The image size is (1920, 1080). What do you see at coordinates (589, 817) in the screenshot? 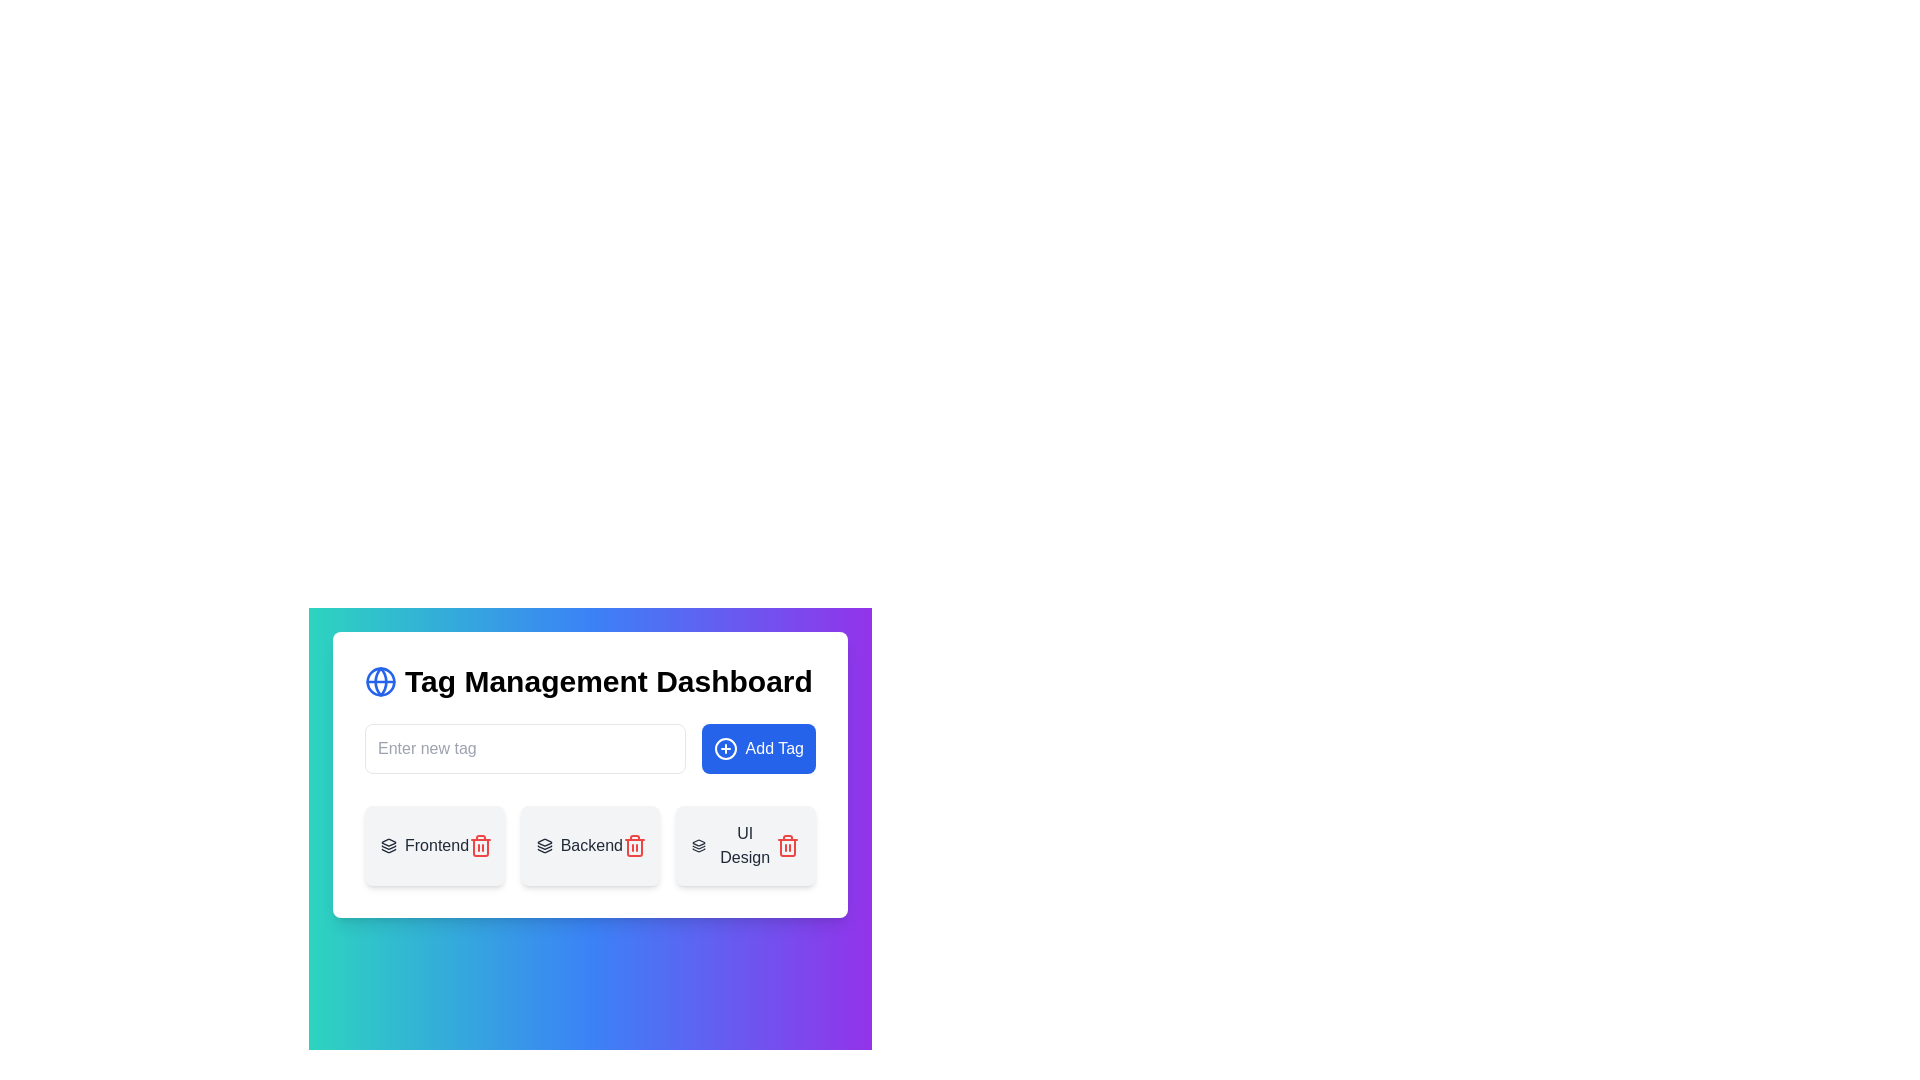
I see `the 'Backend' card component in the Tag Management Dashboard` at bounding box center [589, 817].